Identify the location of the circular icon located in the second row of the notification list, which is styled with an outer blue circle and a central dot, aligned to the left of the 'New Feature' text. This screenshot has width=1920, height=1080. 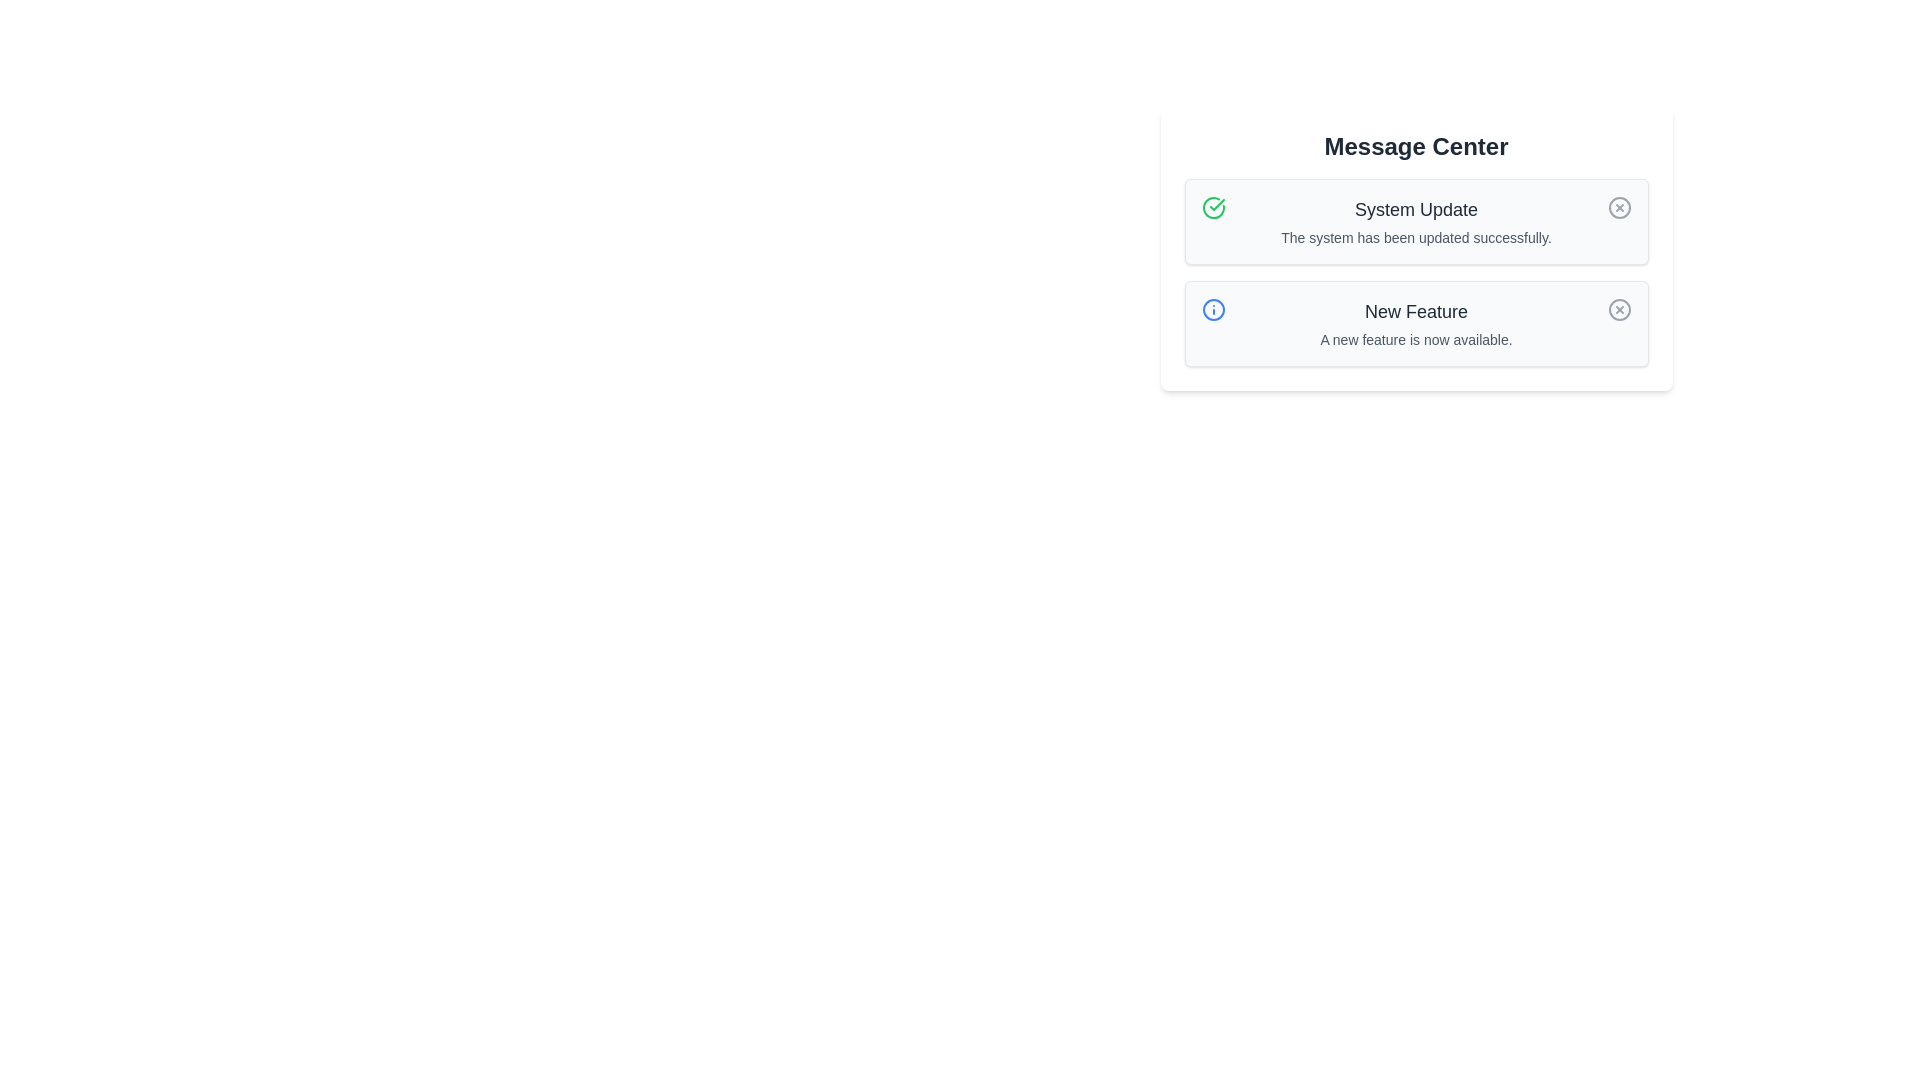
(1212, 309).